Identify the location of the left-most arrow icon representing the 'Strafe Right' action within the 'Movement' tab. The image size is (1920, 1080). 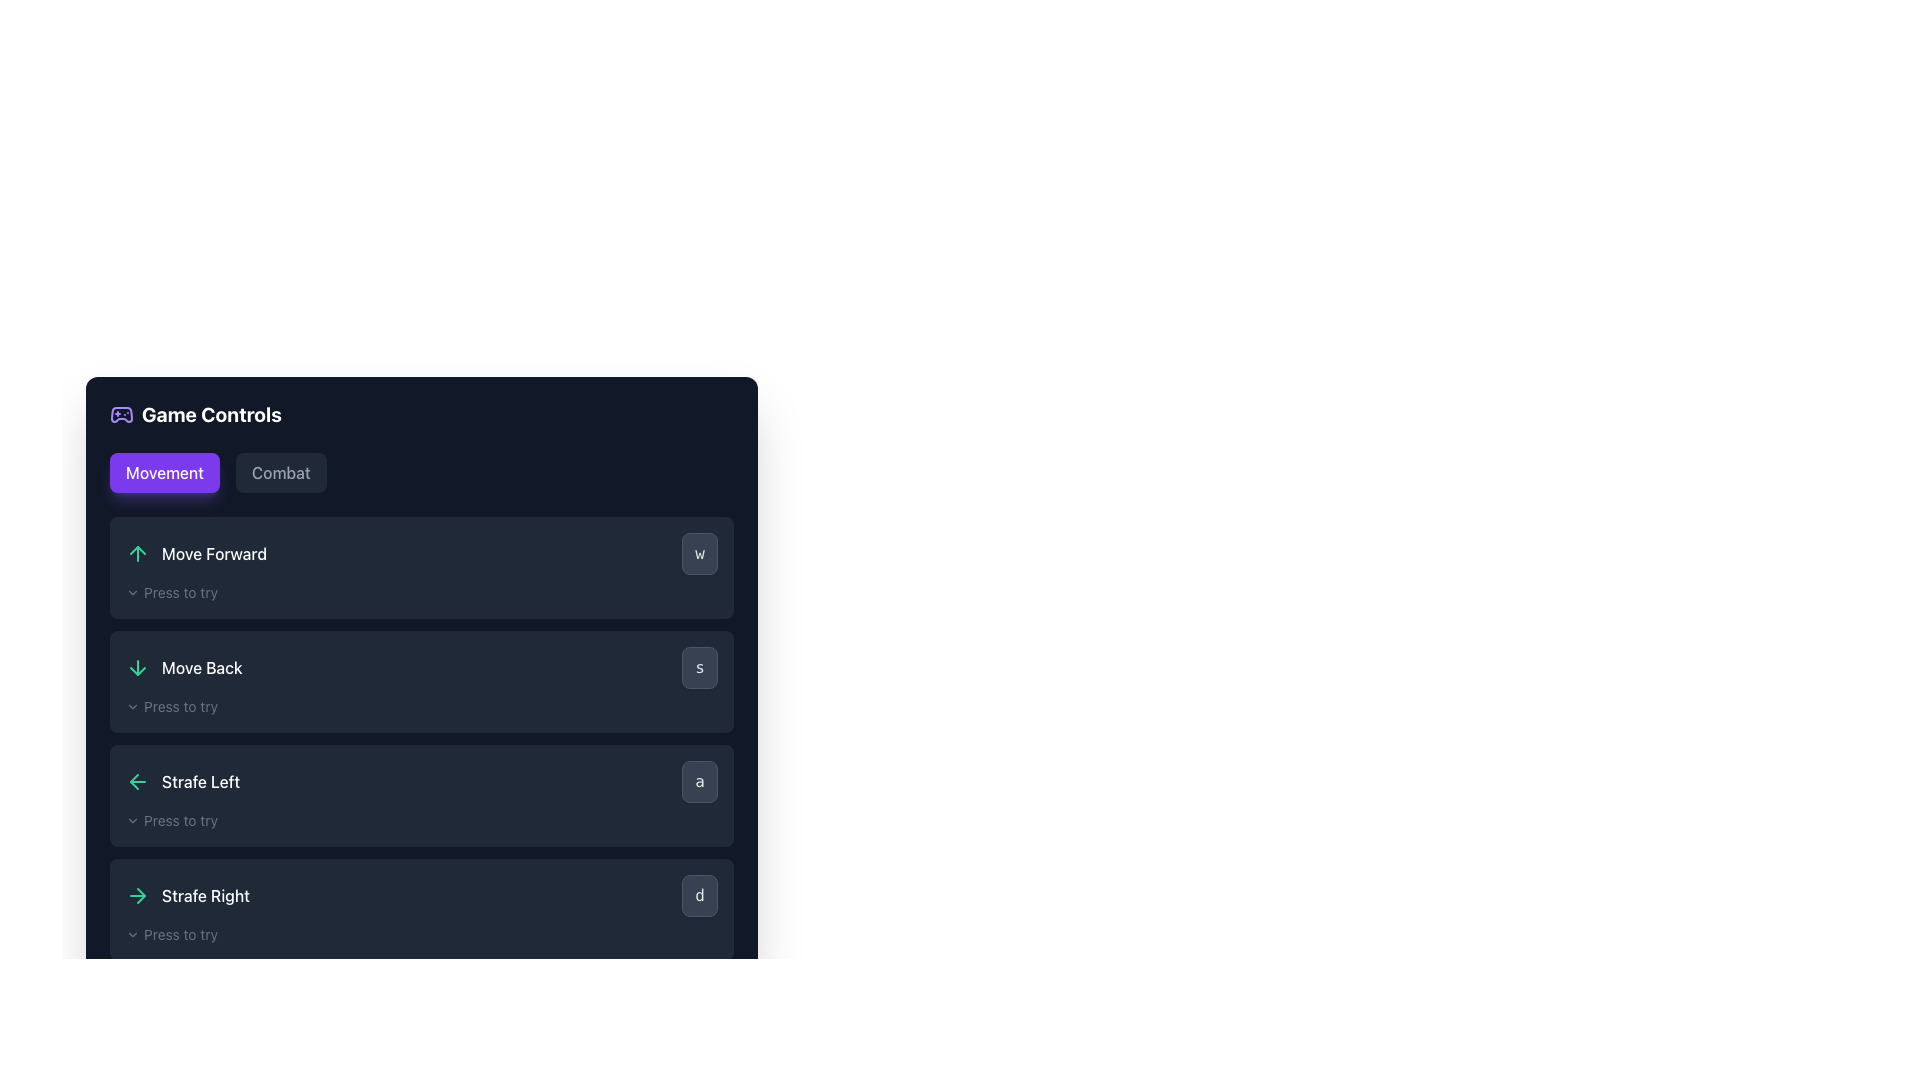
(137, 894).